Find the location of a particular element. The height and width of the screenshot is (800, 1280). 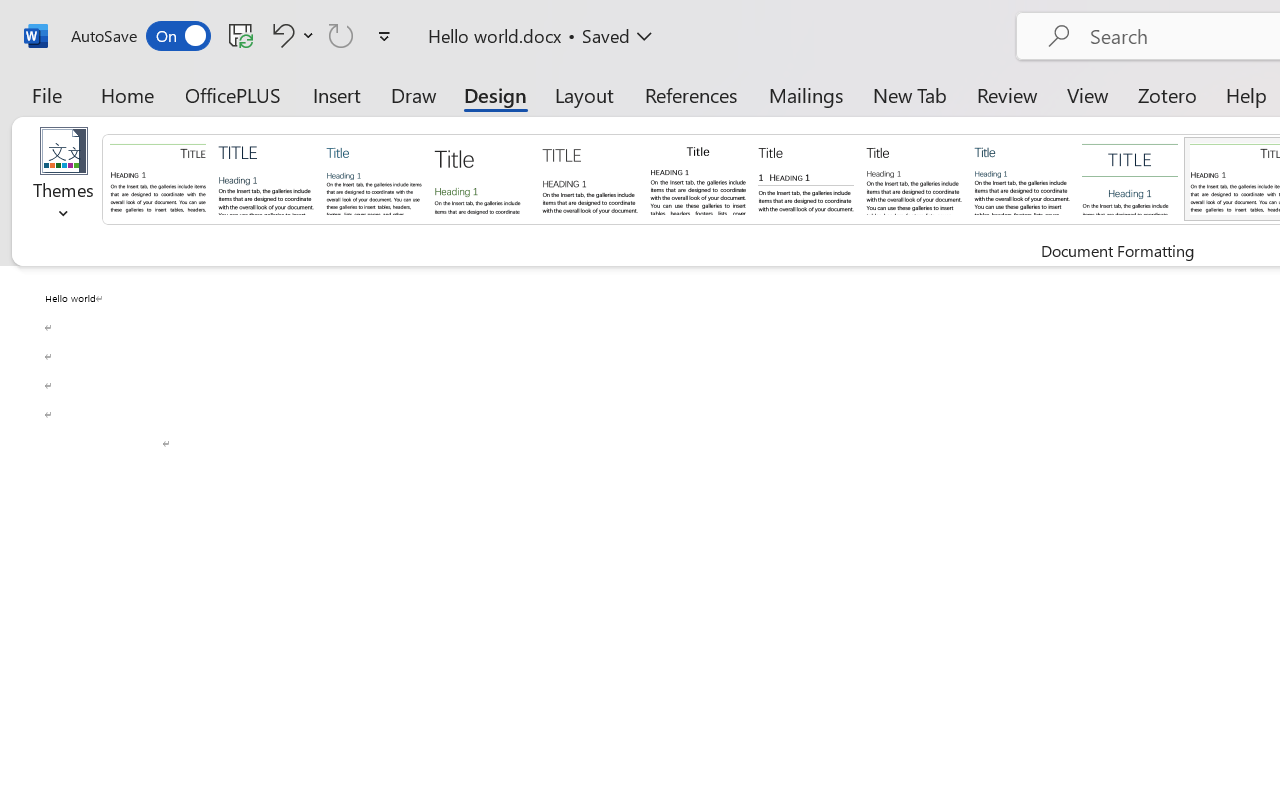

'Zotero' is located at coordinates (1167, 94).